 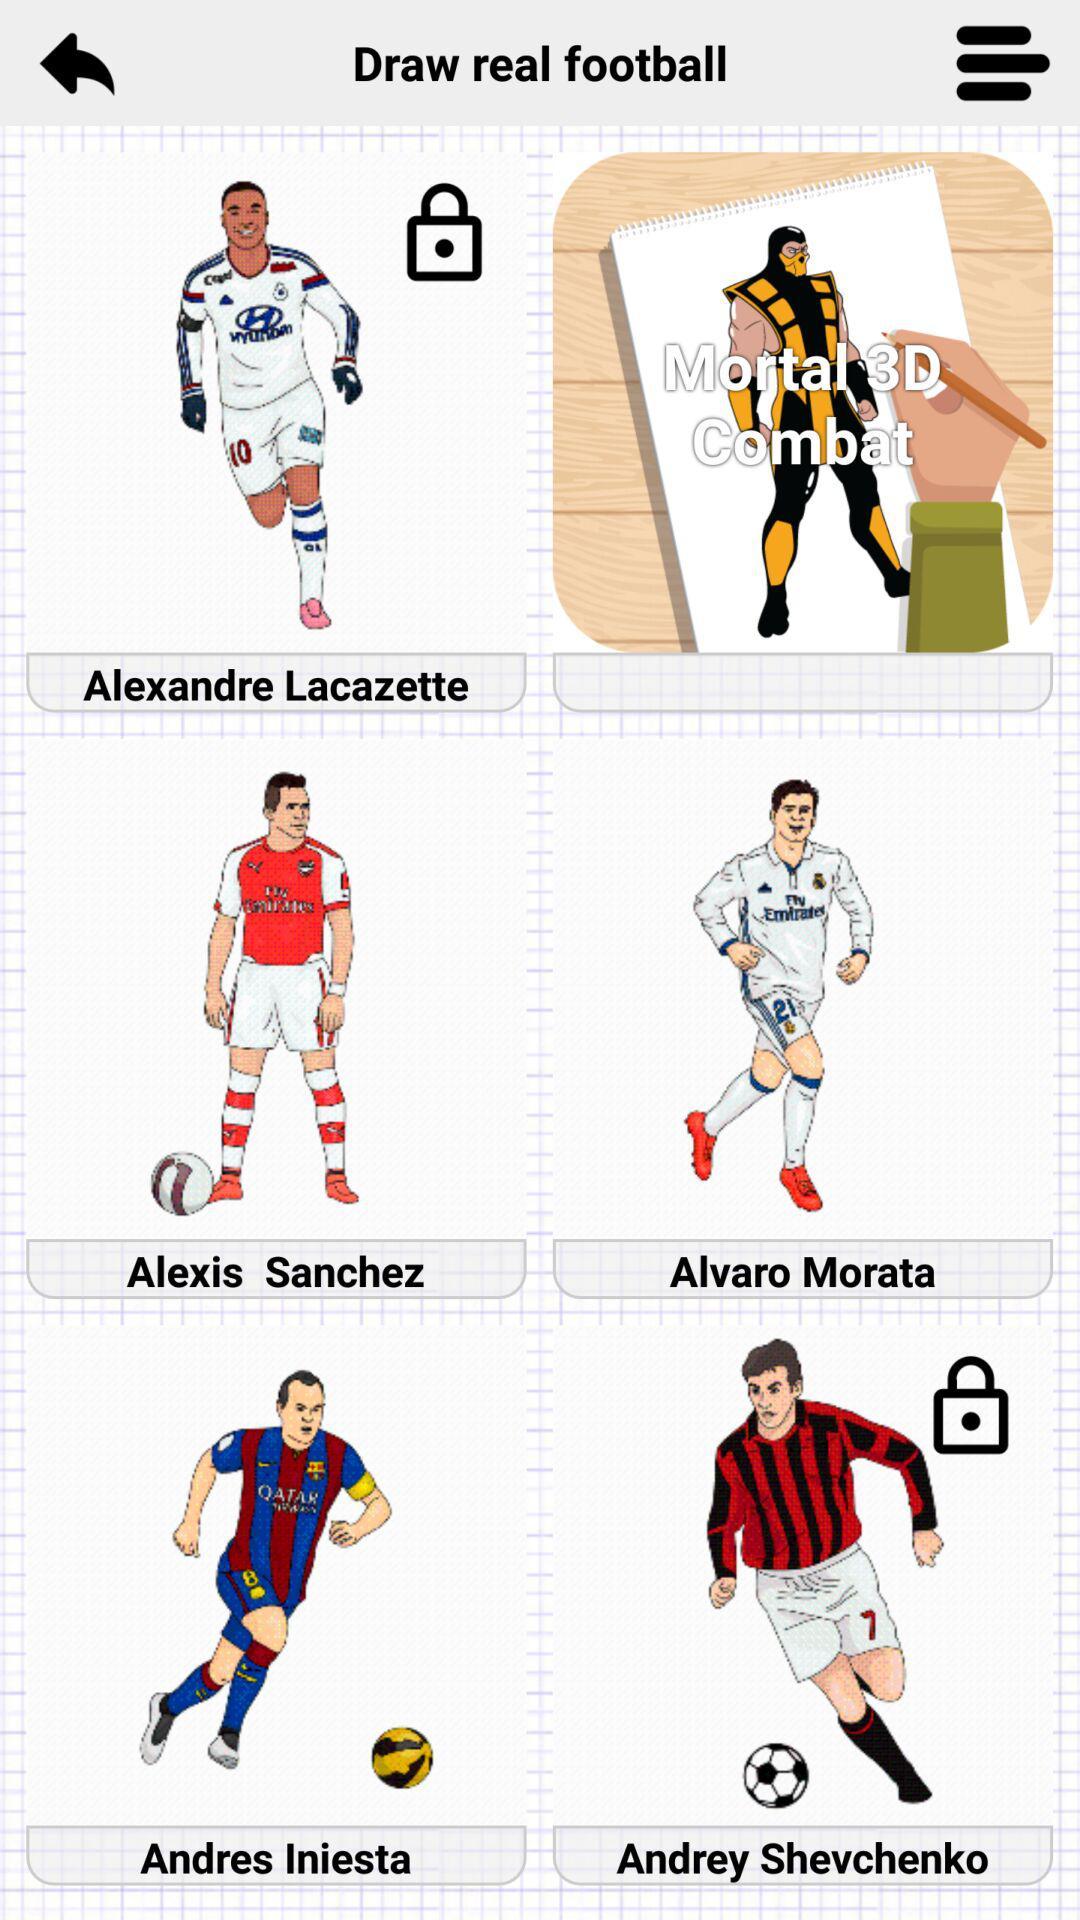 What do you see at coordinates (75, 62) in the screenshot?
I see `icon to the left of draw real football` at bounding box center [75, 62].